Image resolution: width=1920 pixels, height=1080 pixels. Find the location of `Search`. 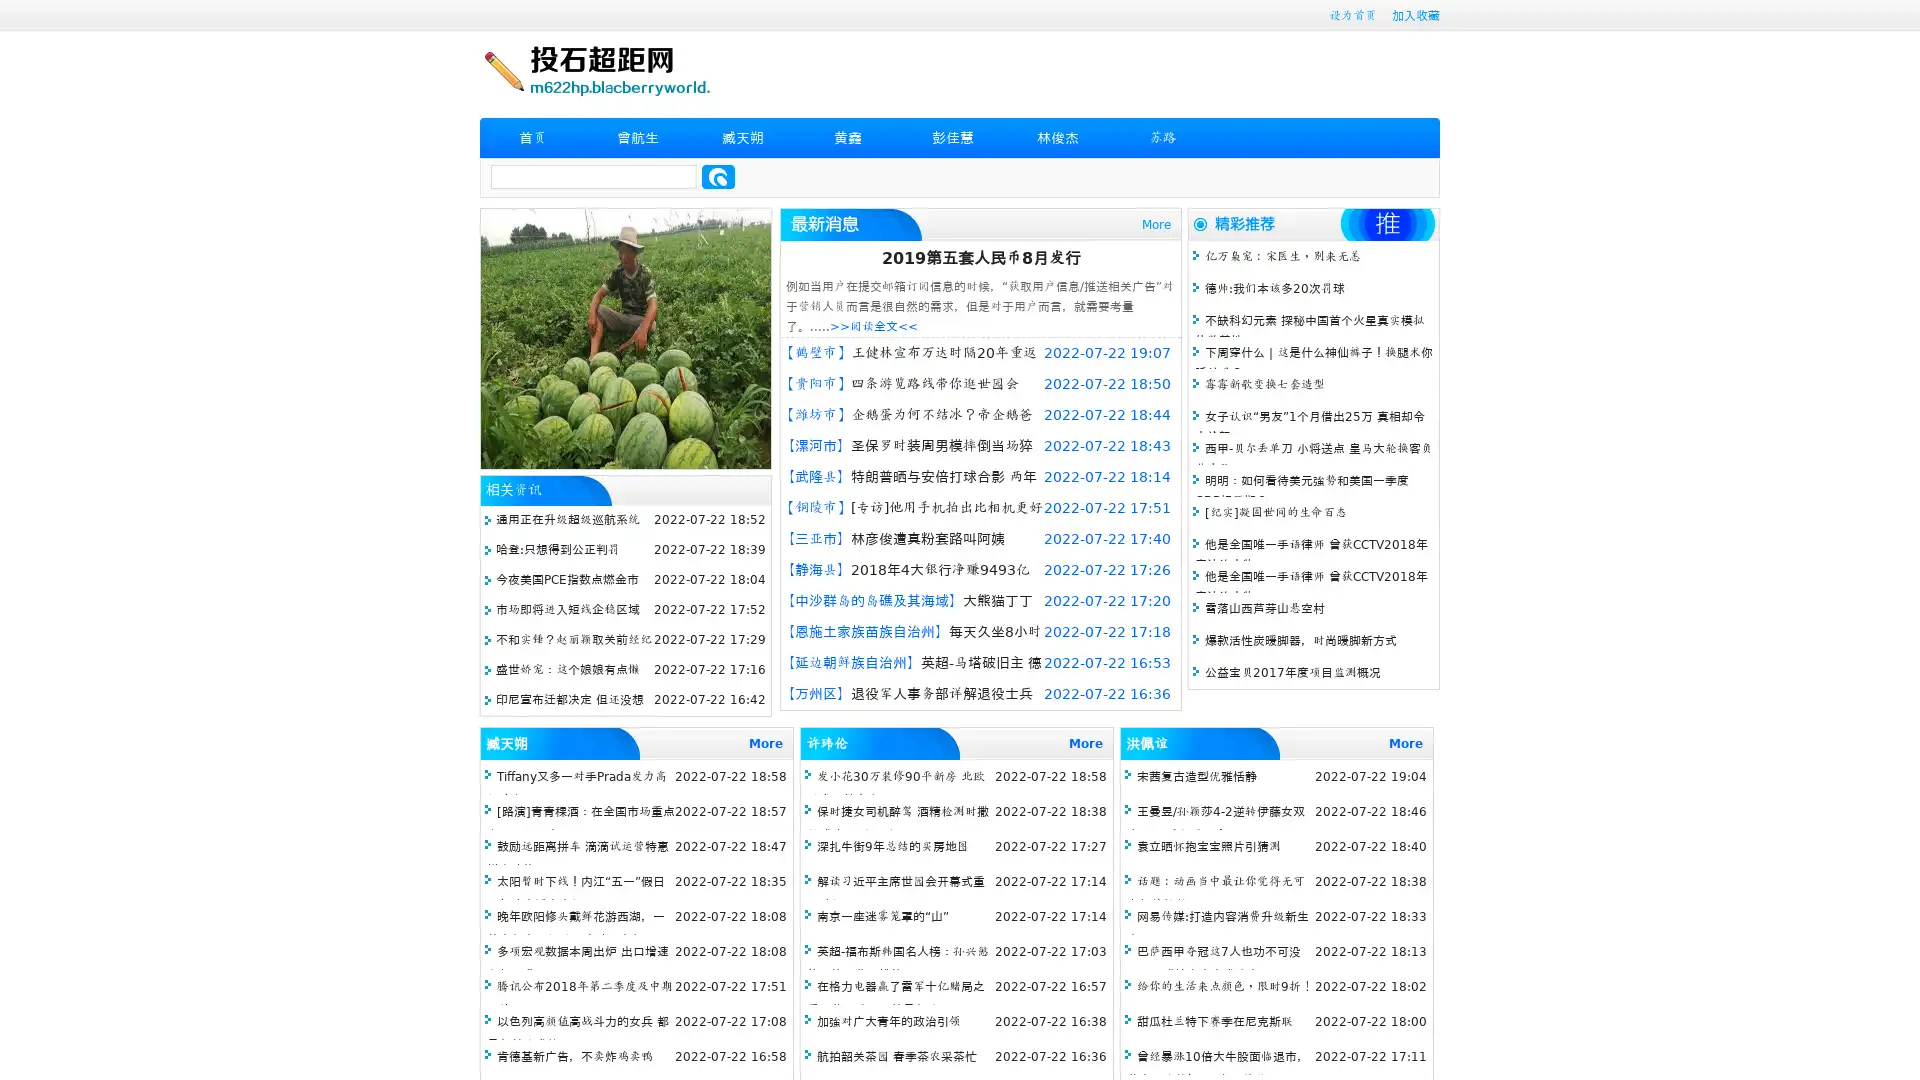

Search is located at coordinates (718, 176).